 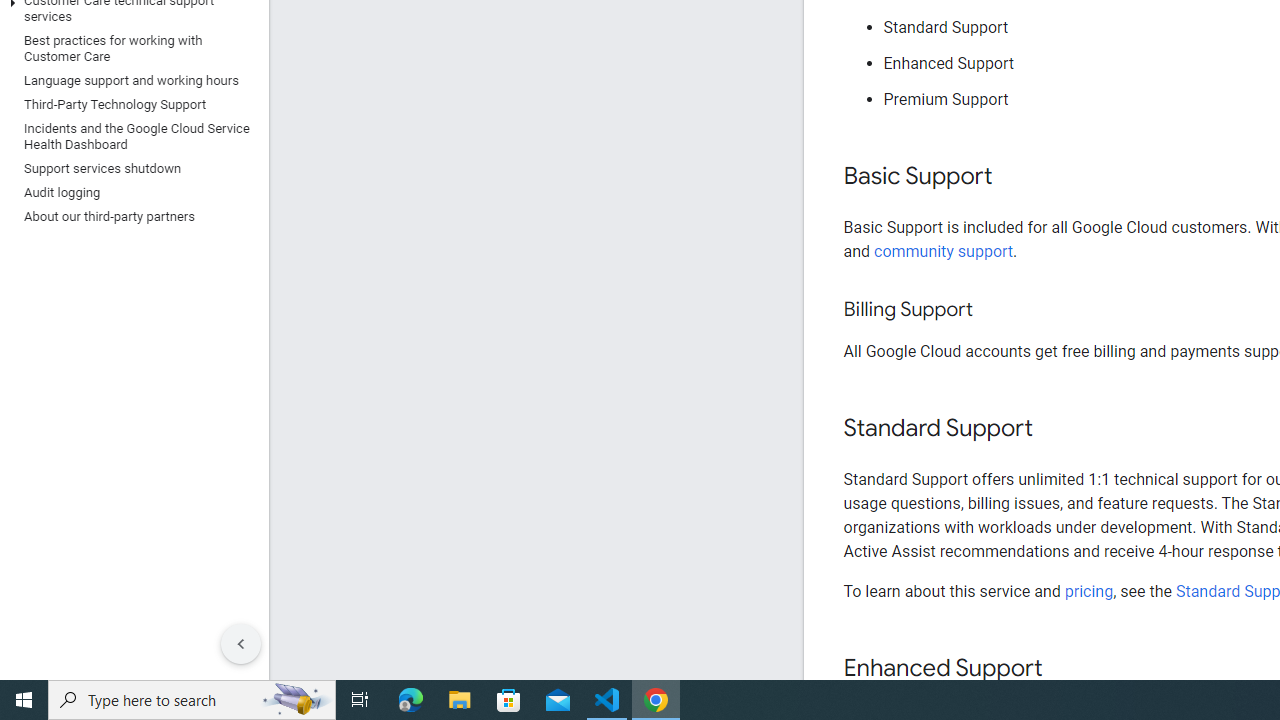 I want to click on 'Support services shutdown', so click(x=129, y=167).